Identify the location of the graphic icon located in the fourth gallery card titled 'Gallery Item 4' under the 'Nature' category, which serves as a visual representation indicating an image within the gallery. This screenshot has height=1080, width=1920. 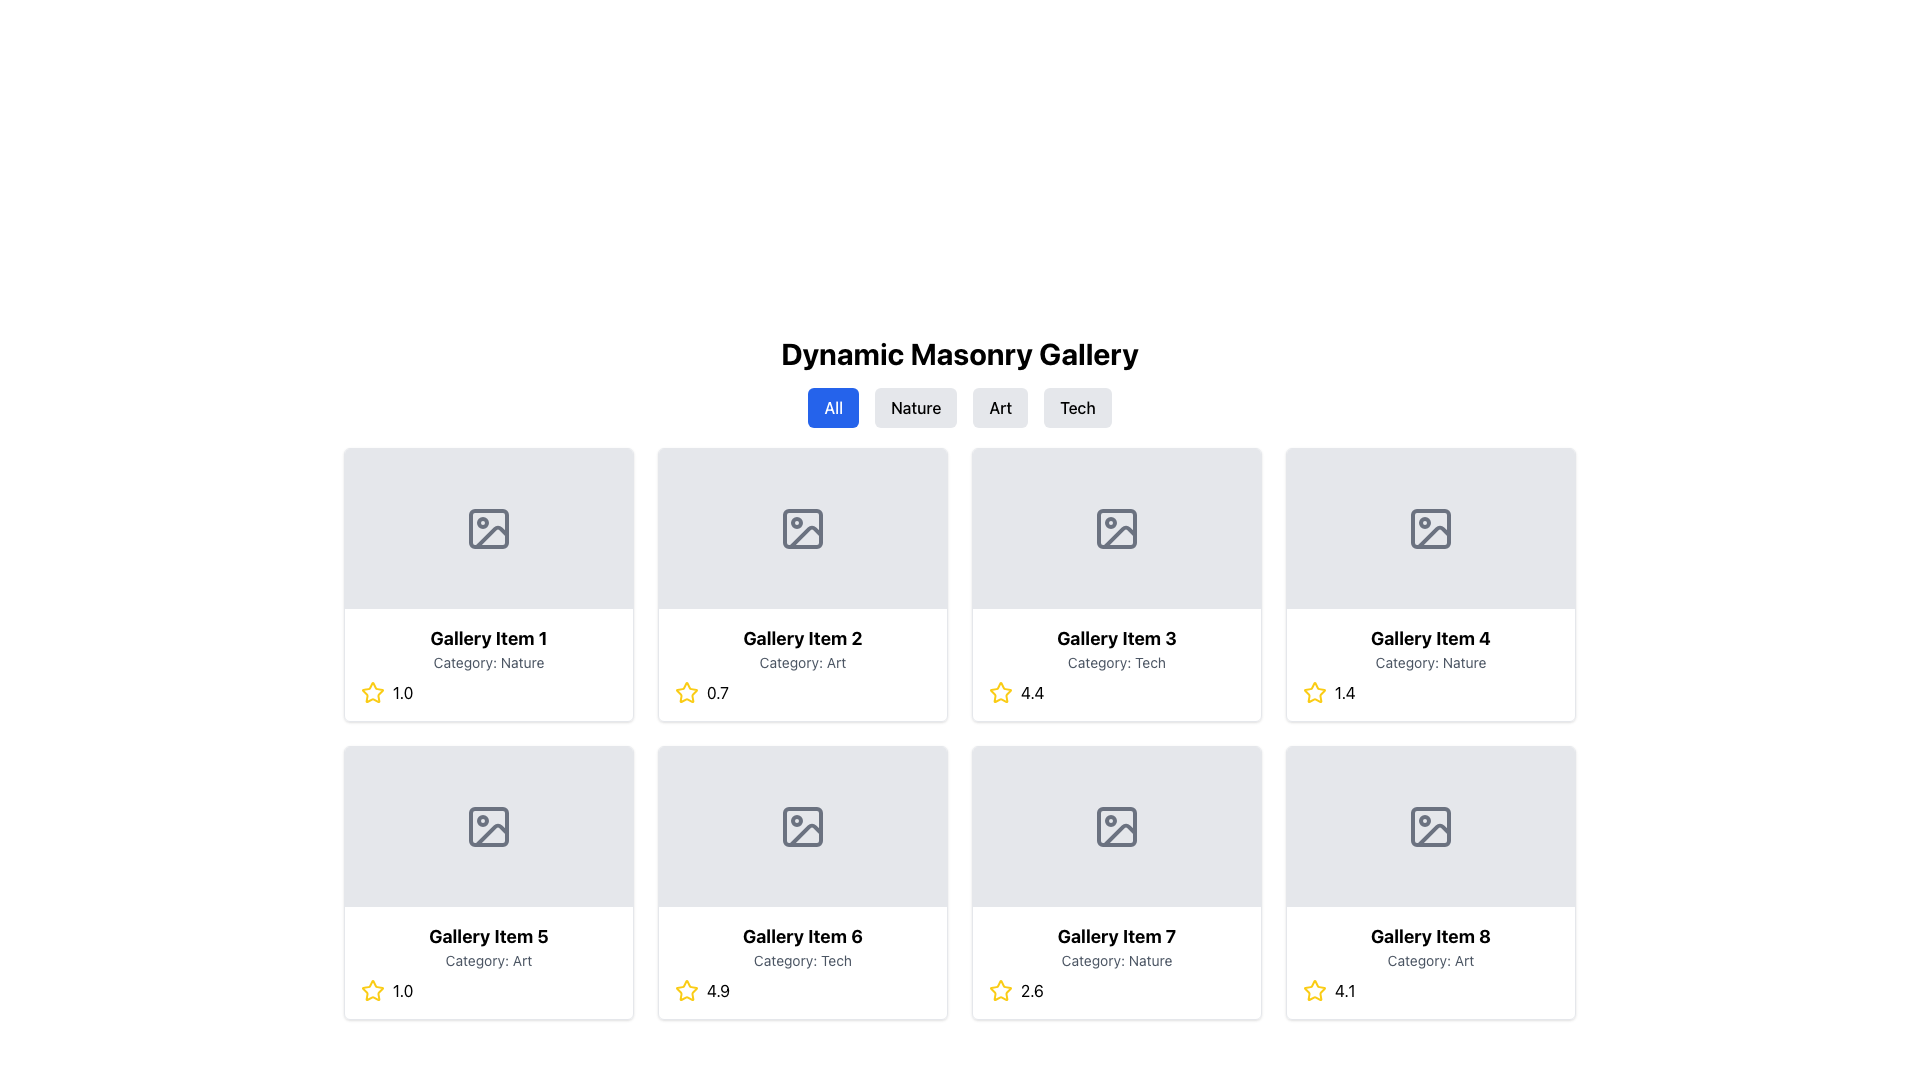
(1429, 527).